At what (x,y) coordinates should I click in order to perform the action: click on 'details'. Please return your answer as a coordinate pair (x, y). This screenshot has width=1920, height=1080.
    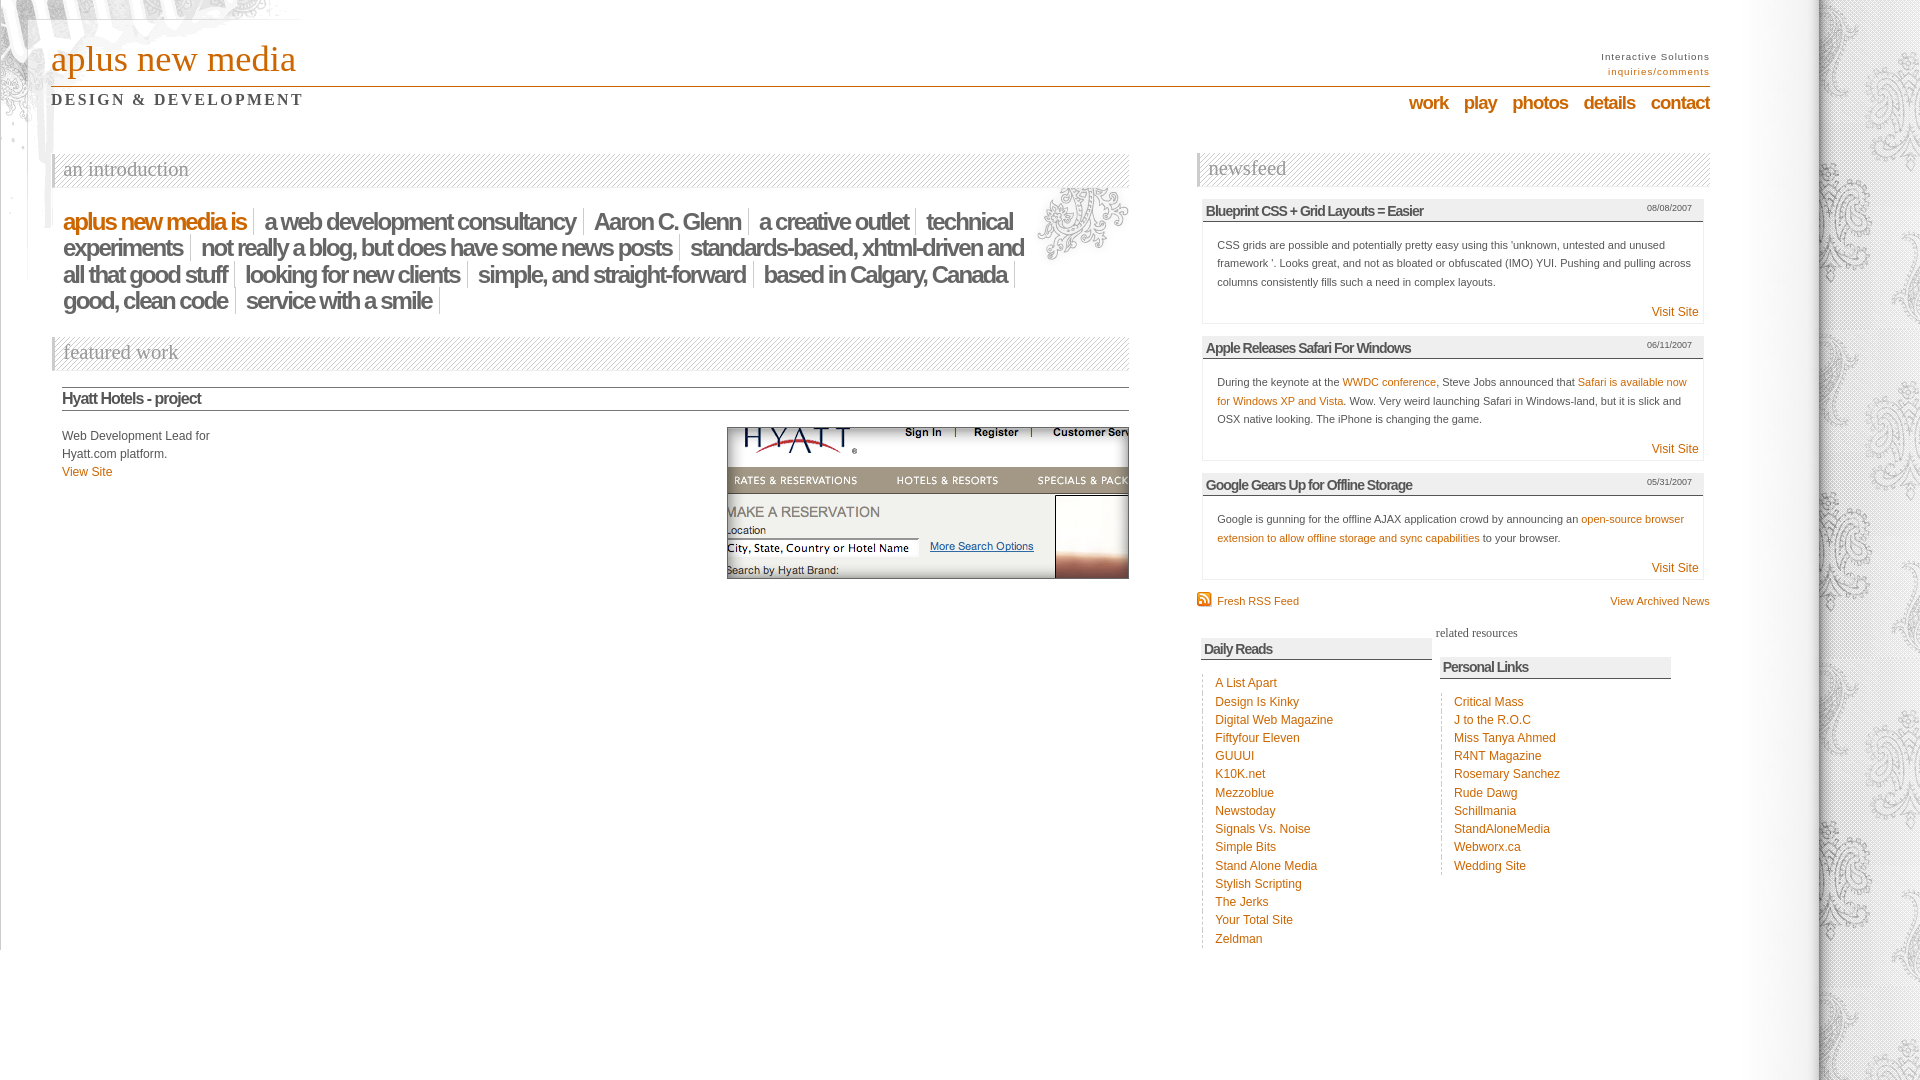
    Looking at the image, I should click on (1608, 102).